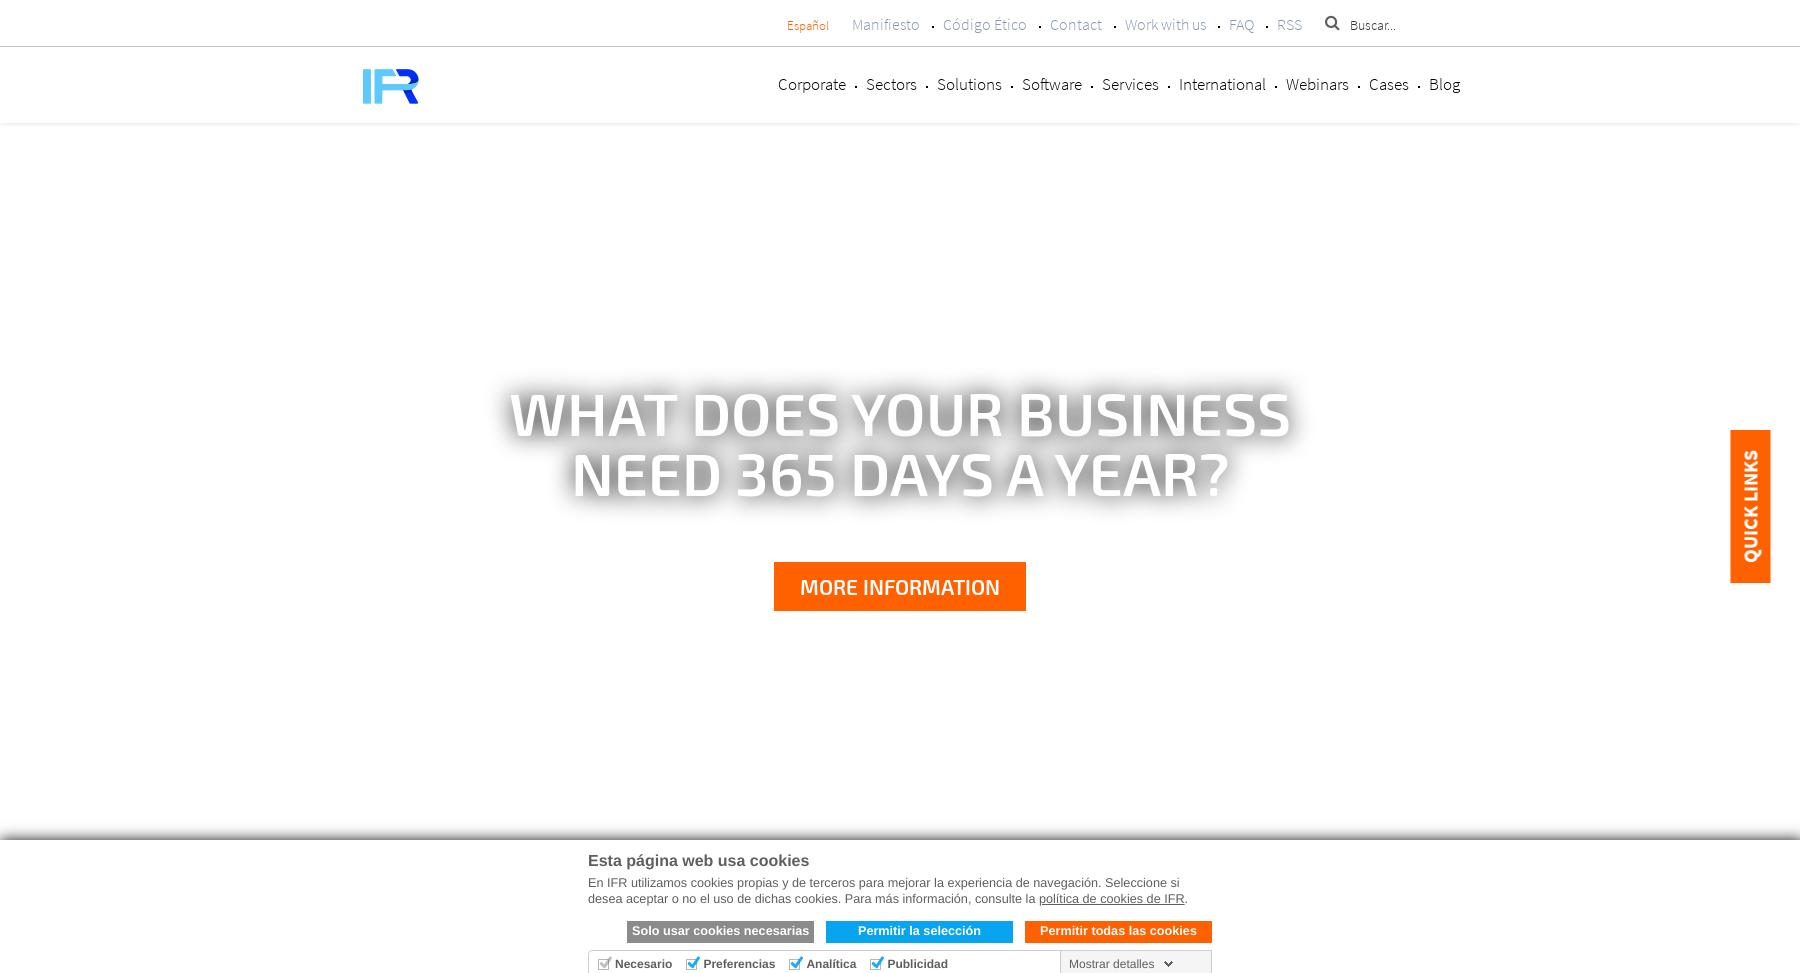 The height and width of the screenshot is (973, 1800). What do you see at coordinates (697, 861) in the screenshot?
I see `'Esta página web usa cookies'` at bounding box center [697, 861].